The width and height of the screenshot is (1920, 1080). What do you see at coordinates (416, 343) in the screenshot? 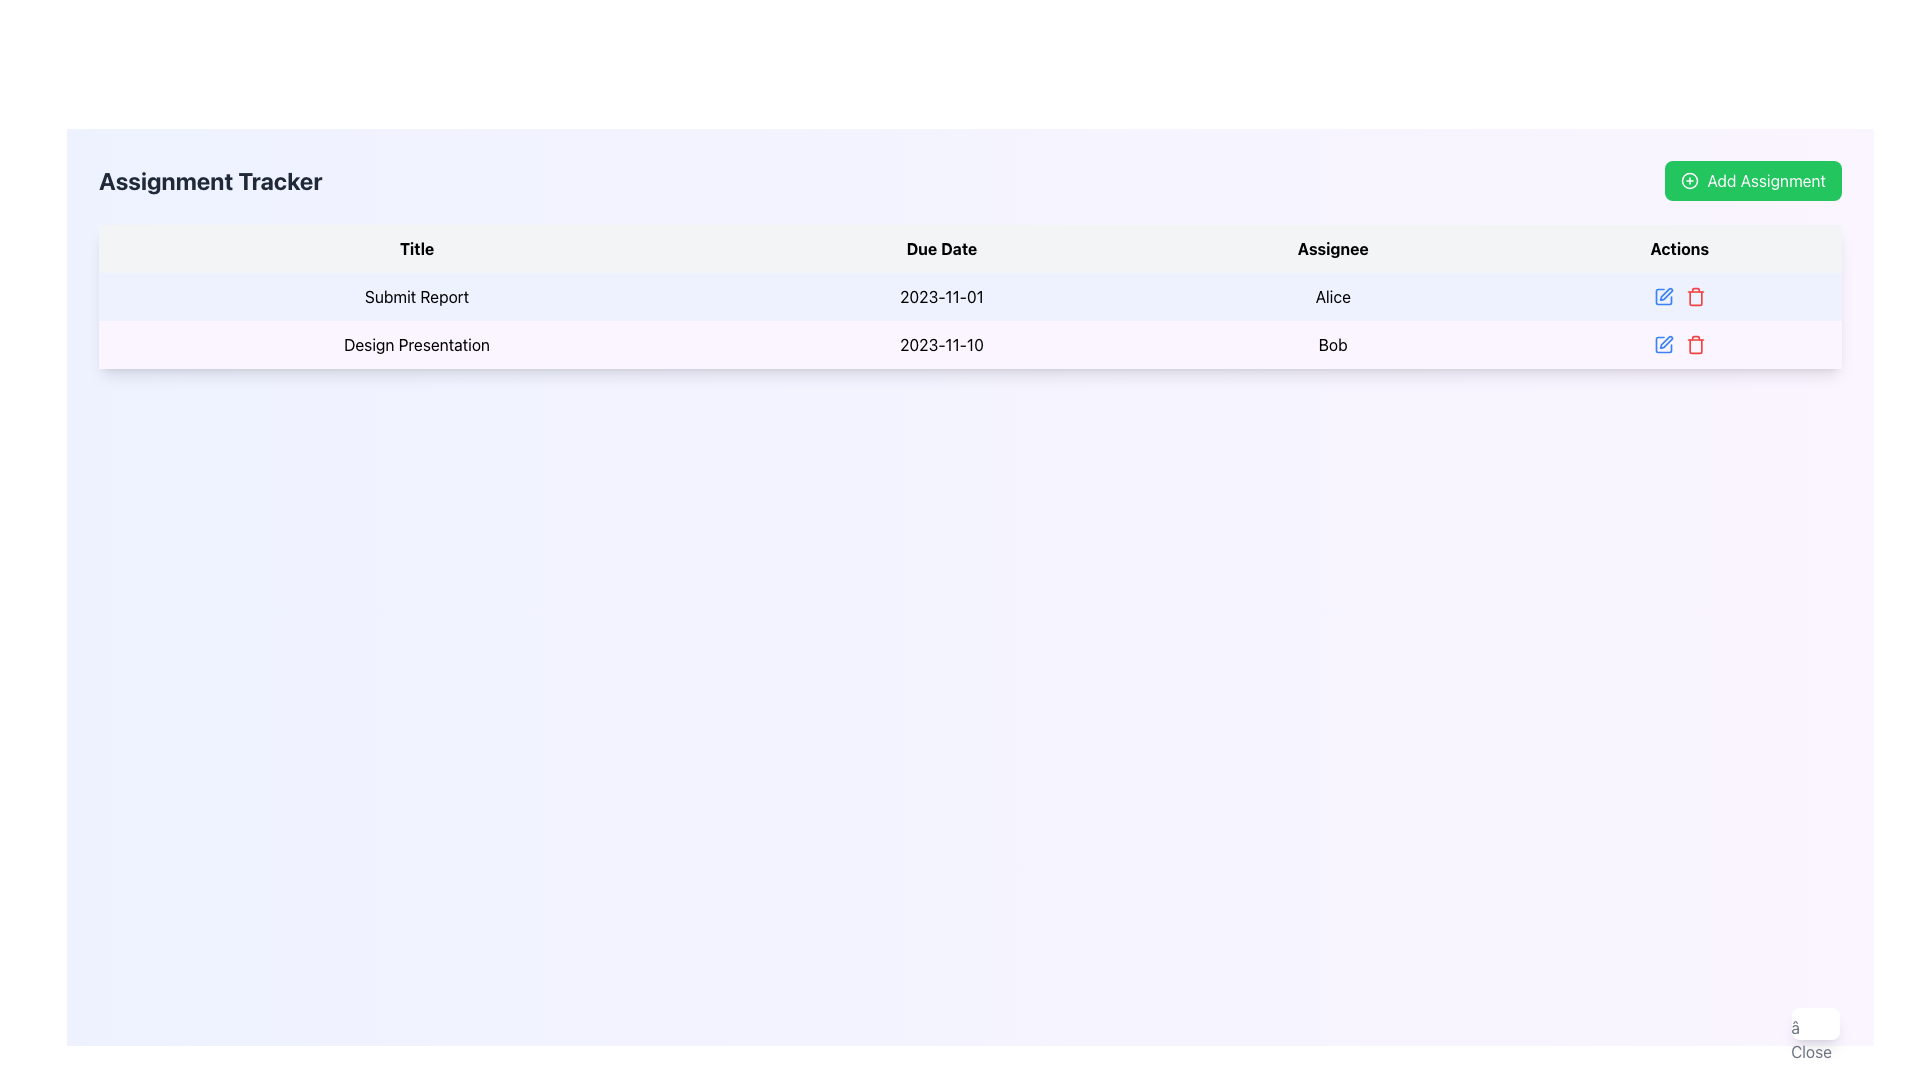
I see `the text label that displays 'Design Presentation', which is located in the second row of the table under the 'Title' column` at bounding box center [416, 343].